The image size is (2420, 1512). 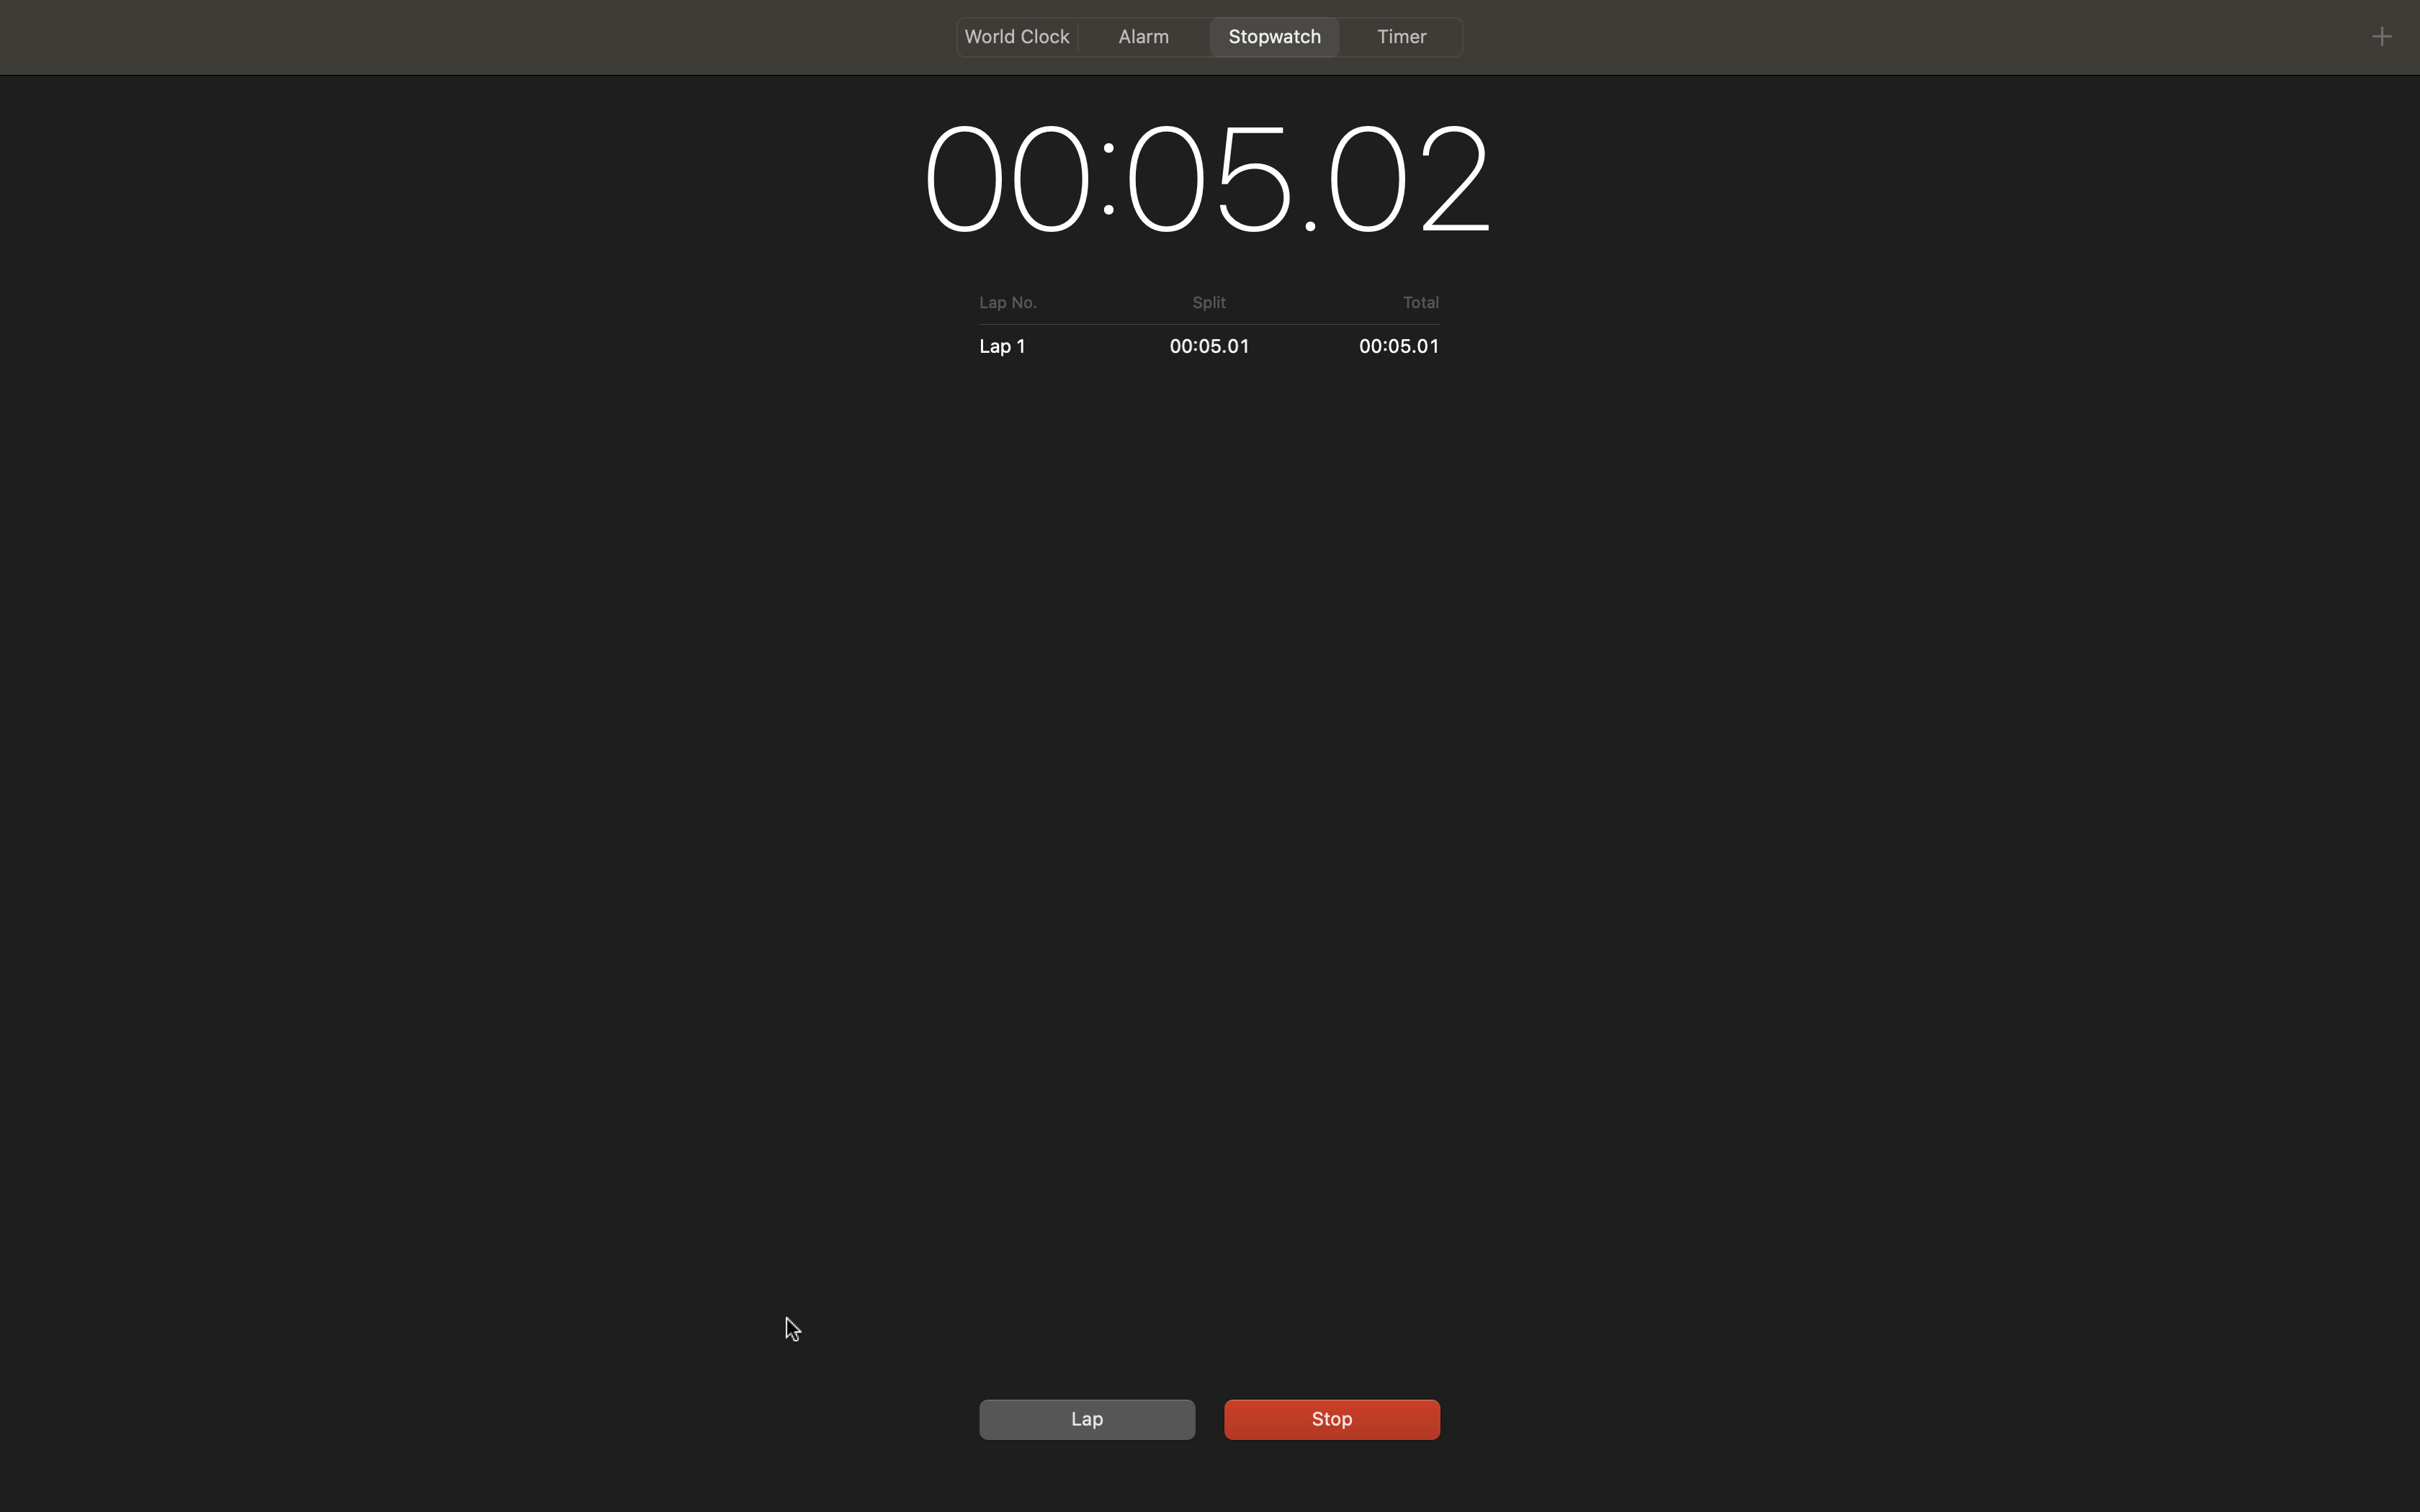 What do you see at coordinates (1083, 1418) in the screenshot?
I see `Begin a lap function, follow up by halting the stopwatch` at bounding box center [1083, 1418].